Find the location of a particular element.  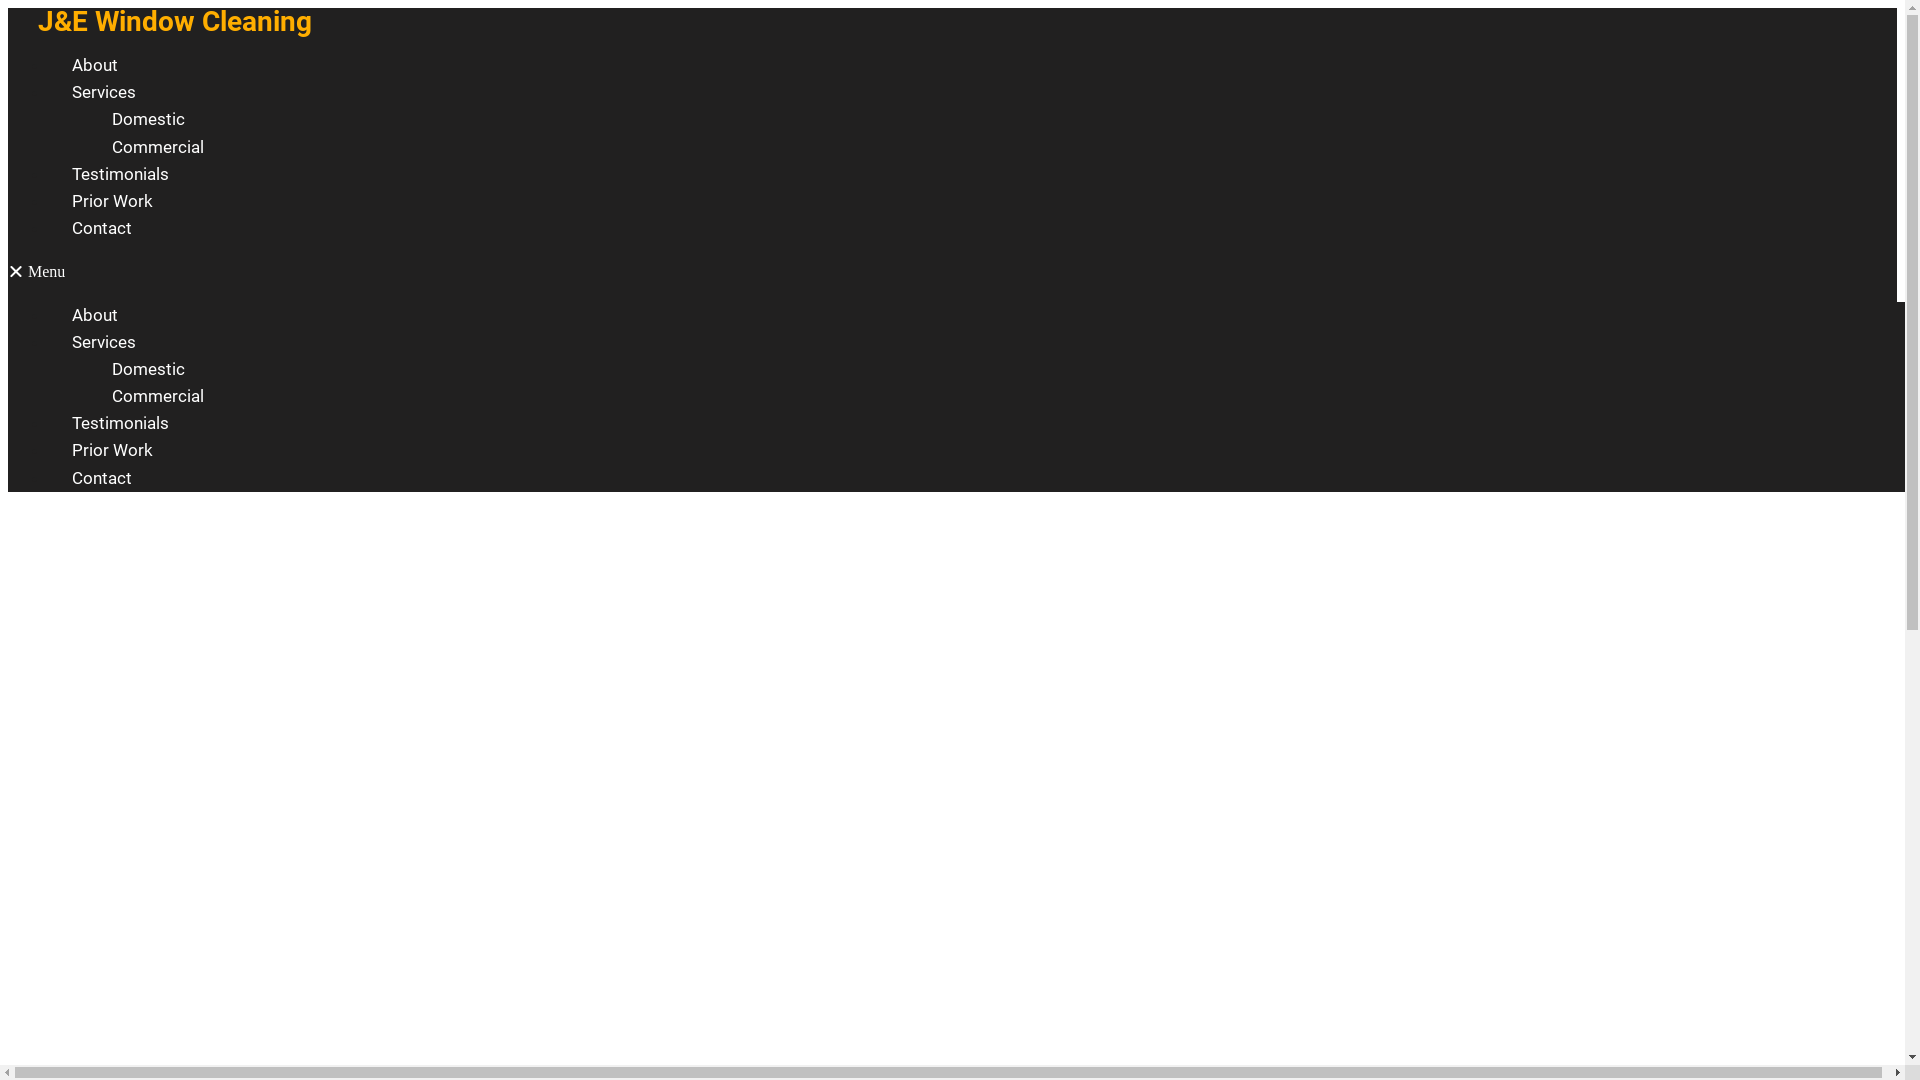

'Testimonials' is located at coordinates (48, 422).